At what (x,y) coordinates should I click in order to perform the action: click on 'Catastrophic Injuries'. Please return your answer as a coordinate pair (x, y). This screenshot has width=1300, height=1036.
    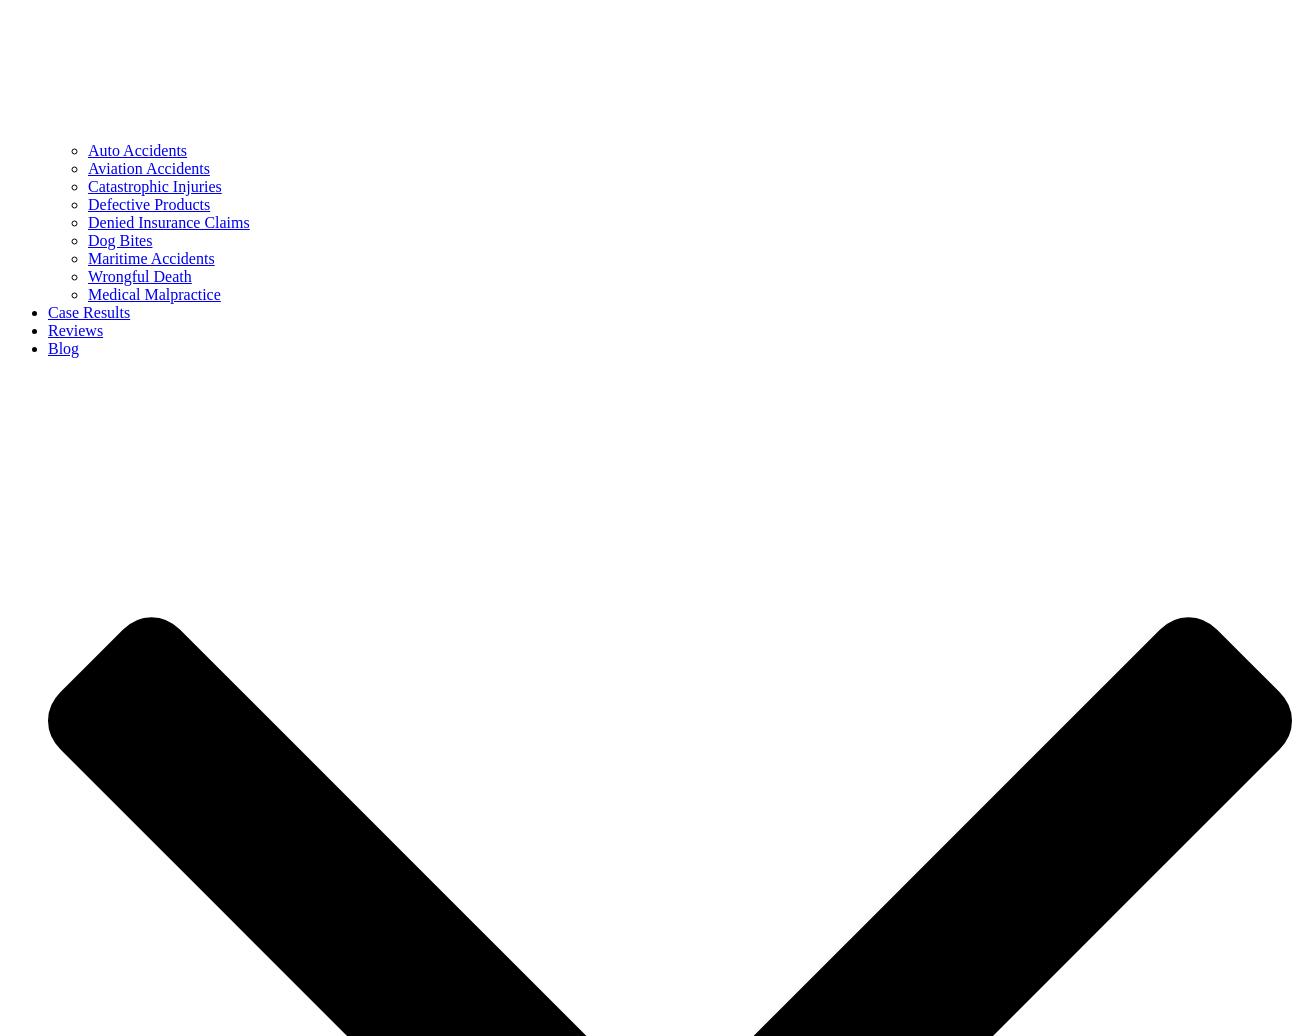
    Looking at the image, I should click on (153, 186).